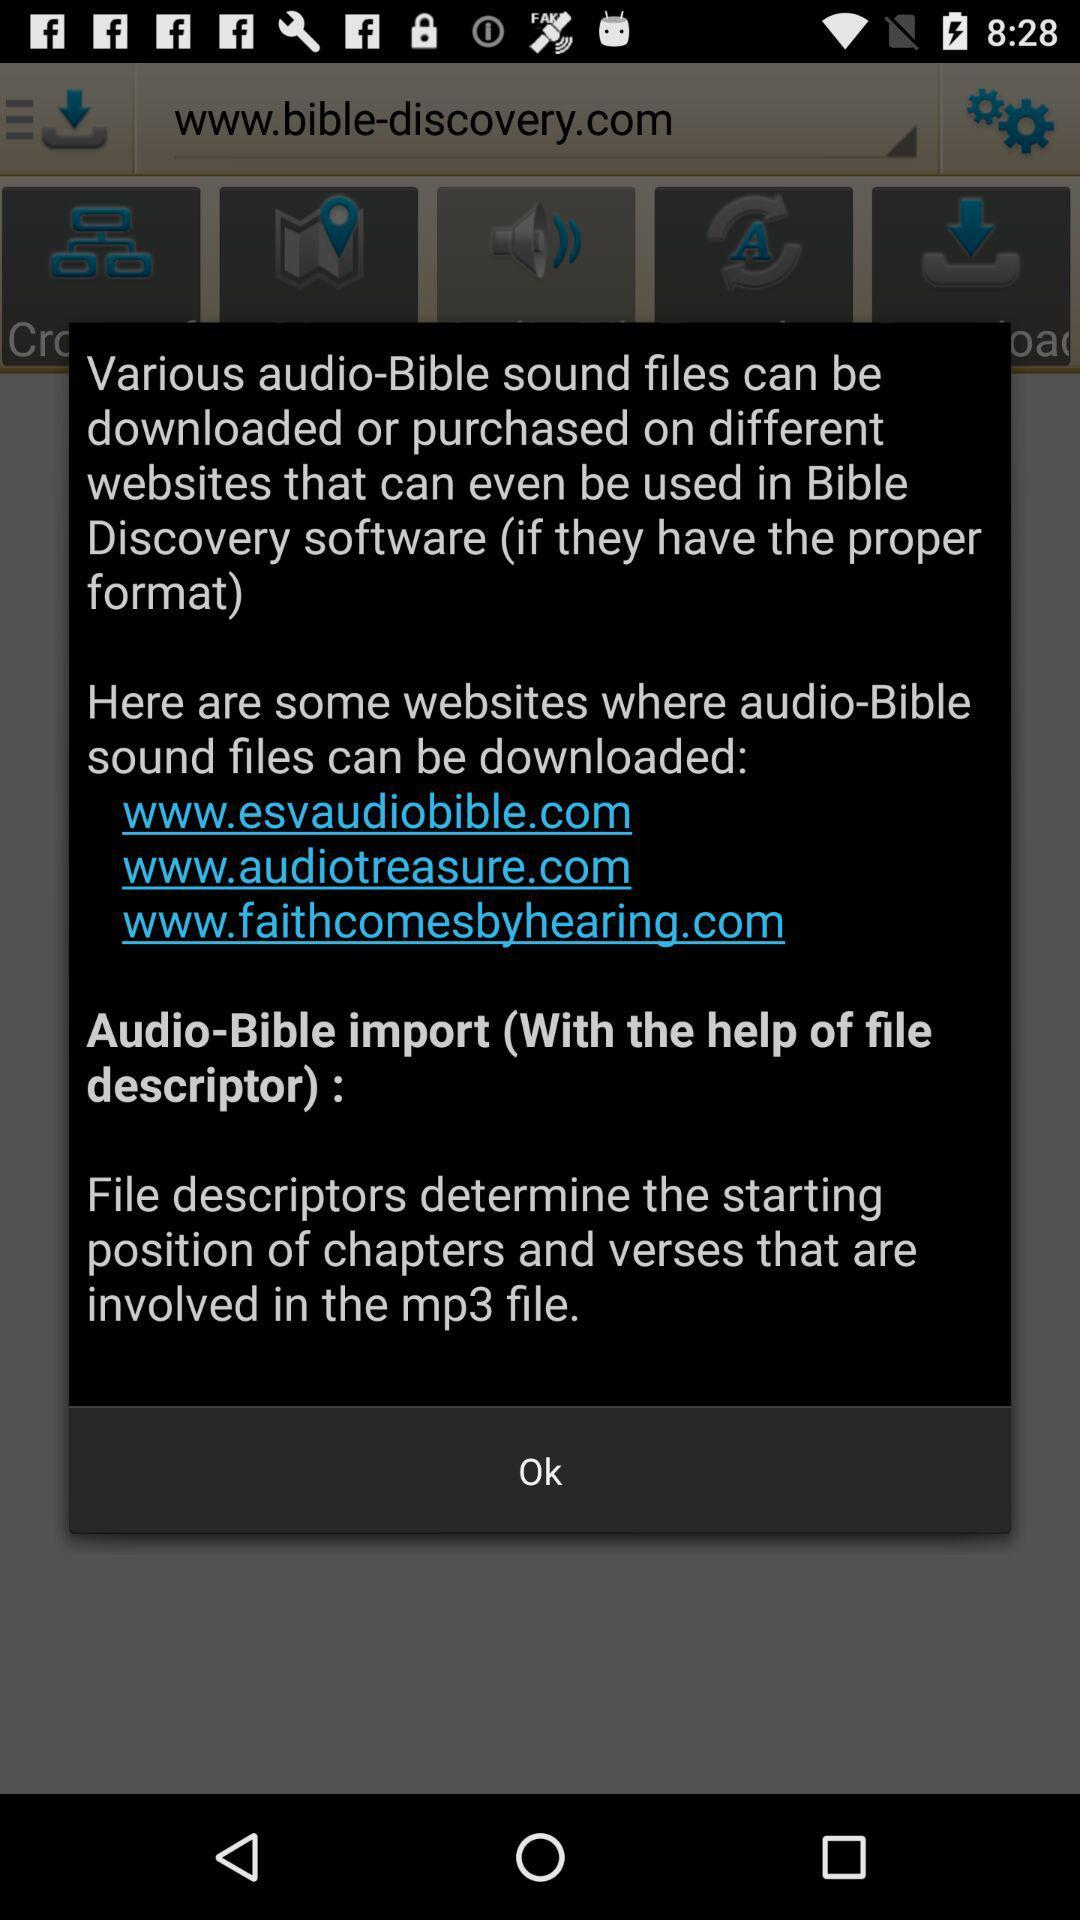 Image resolution: width=1080 pixels, height=1920 pixels. Describe the element at coordinates (540, 1470) in the screenshot. I see `the ok` at that location.